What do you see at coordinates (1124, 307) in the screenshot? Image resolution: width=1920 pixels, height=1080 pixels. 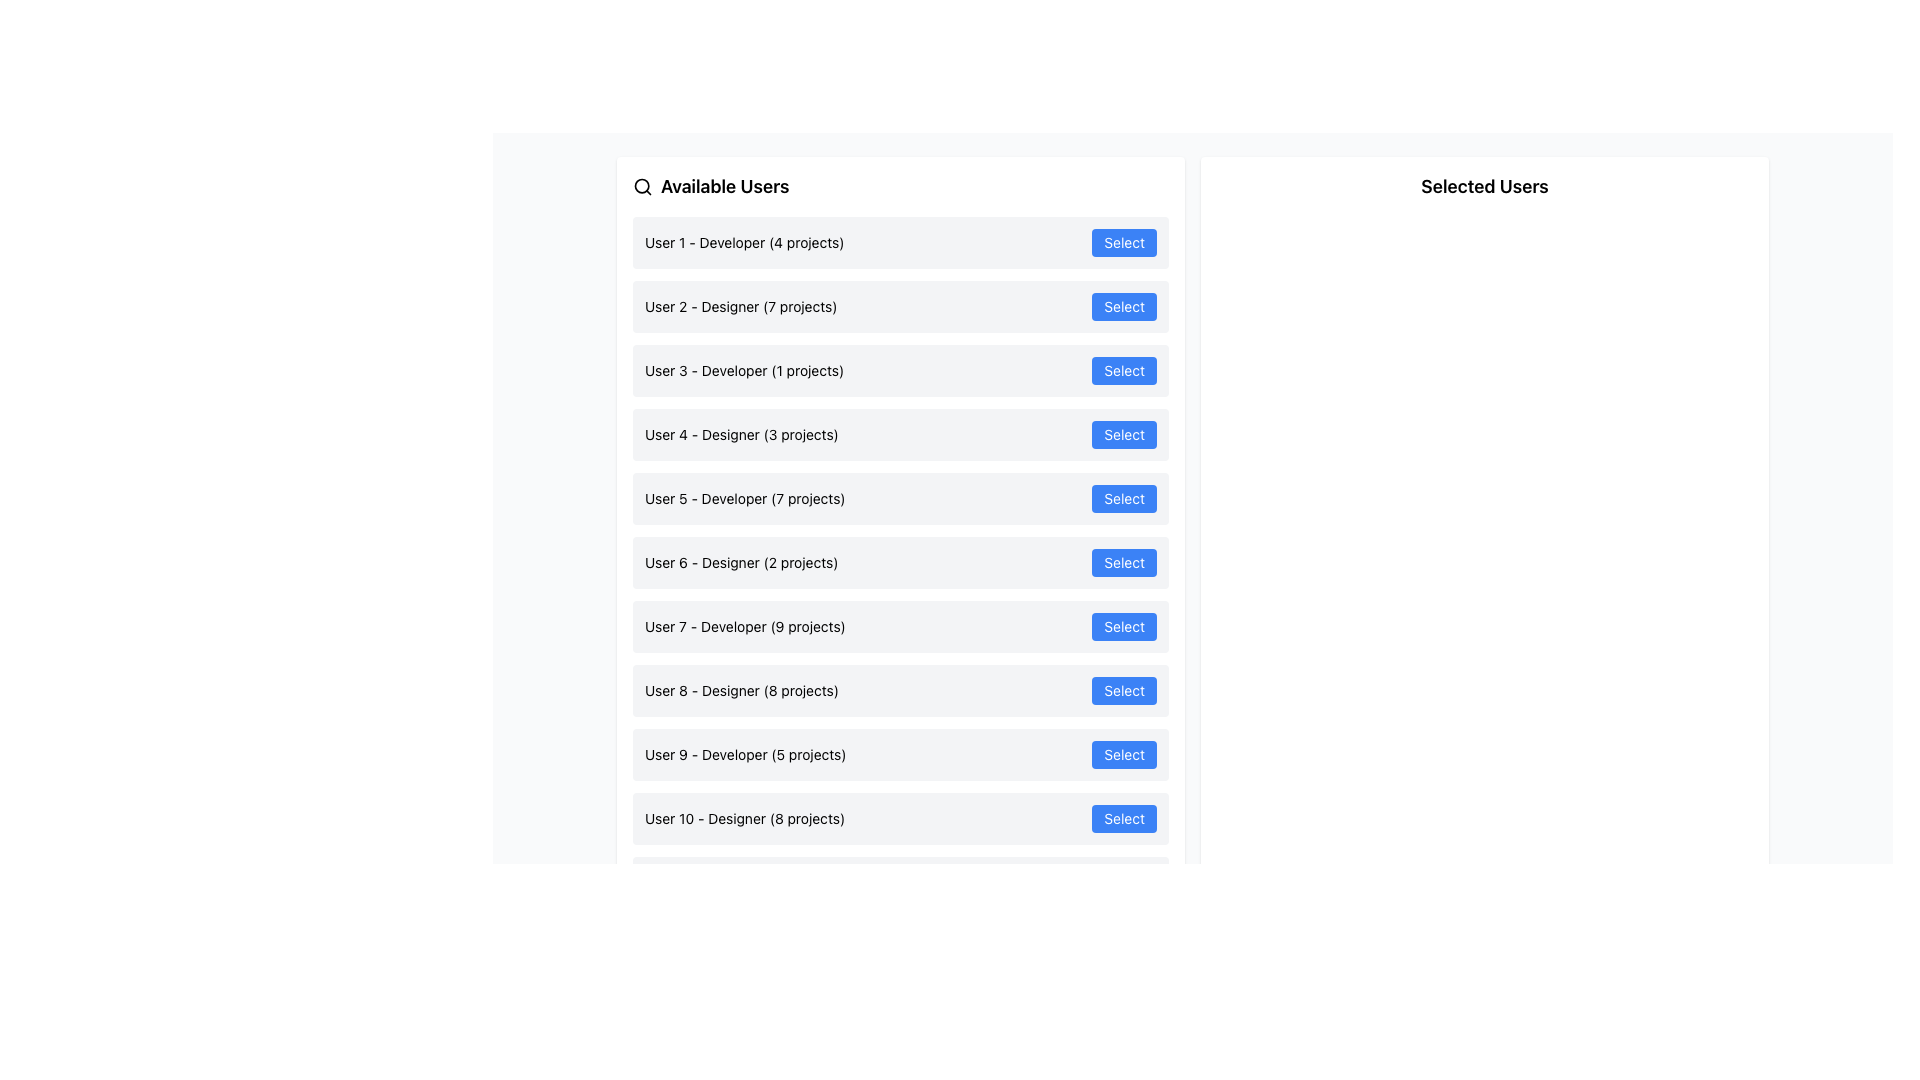 I see `the rectangular button with a blue background and white bold text reading 'Select', which is located to the far right of the entry labeled 'User 2 - Designer (7 projects)' in the 'Available Users' list` at bounding box center [1124, 307].